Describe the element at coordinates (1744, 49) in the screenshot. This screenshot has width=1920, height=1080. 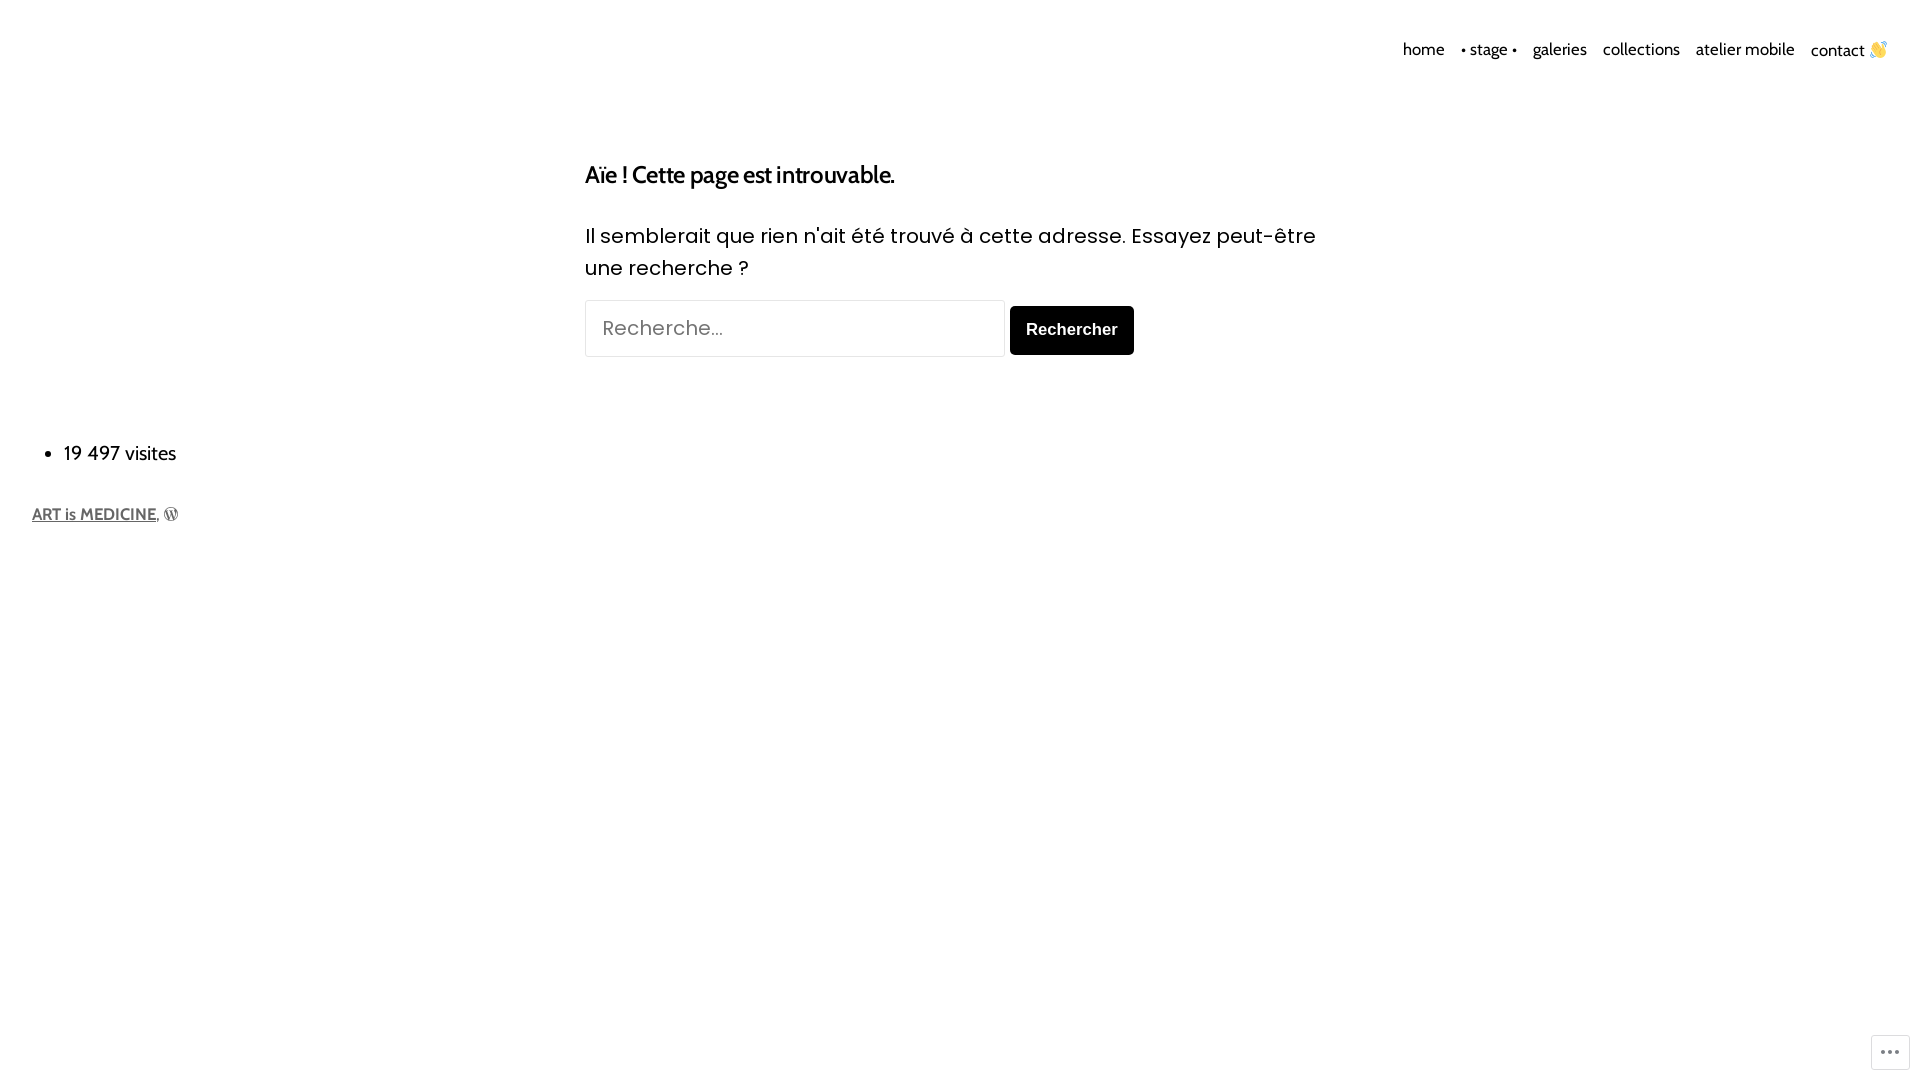
I see `'atelier mobile'` at that location.